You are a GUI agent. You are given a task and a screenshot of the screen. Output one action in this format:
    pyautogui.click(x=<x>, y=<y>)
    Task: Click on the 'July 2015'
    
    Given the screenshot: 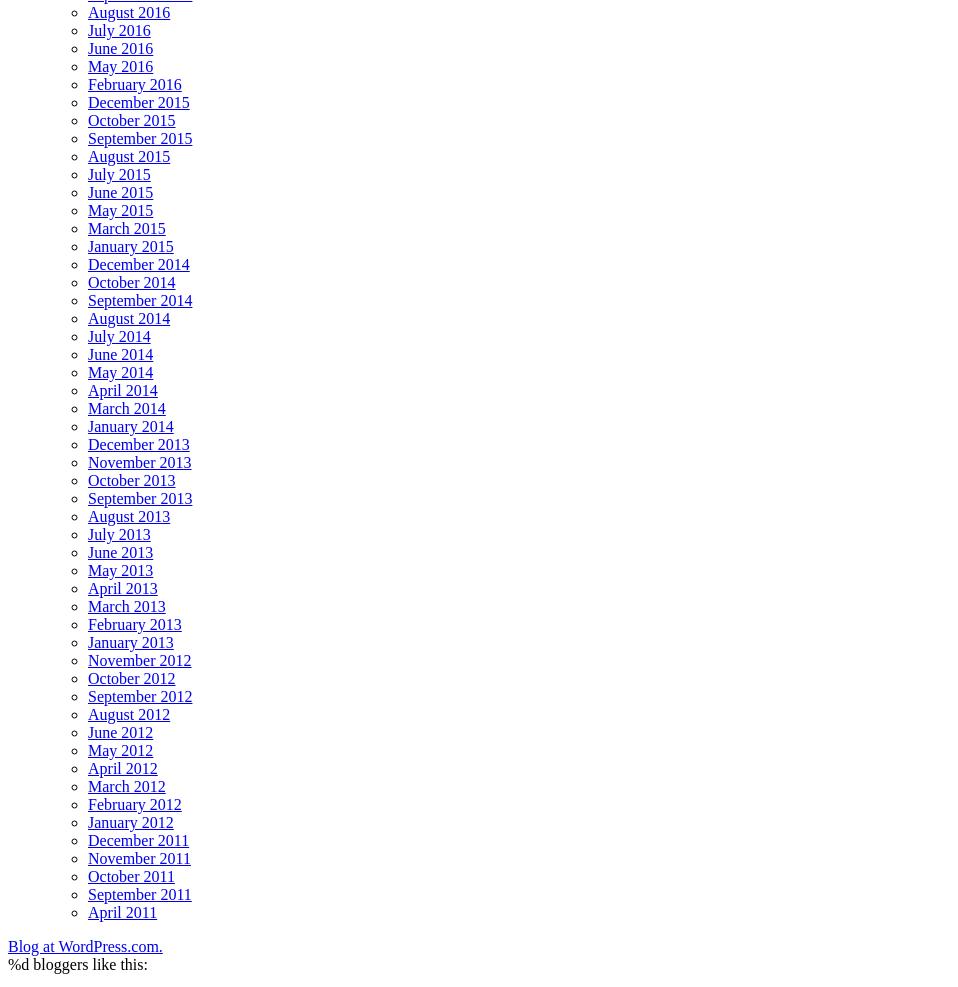 What is the action you would take?
    pyautogui.click(x=118, y=173)
    